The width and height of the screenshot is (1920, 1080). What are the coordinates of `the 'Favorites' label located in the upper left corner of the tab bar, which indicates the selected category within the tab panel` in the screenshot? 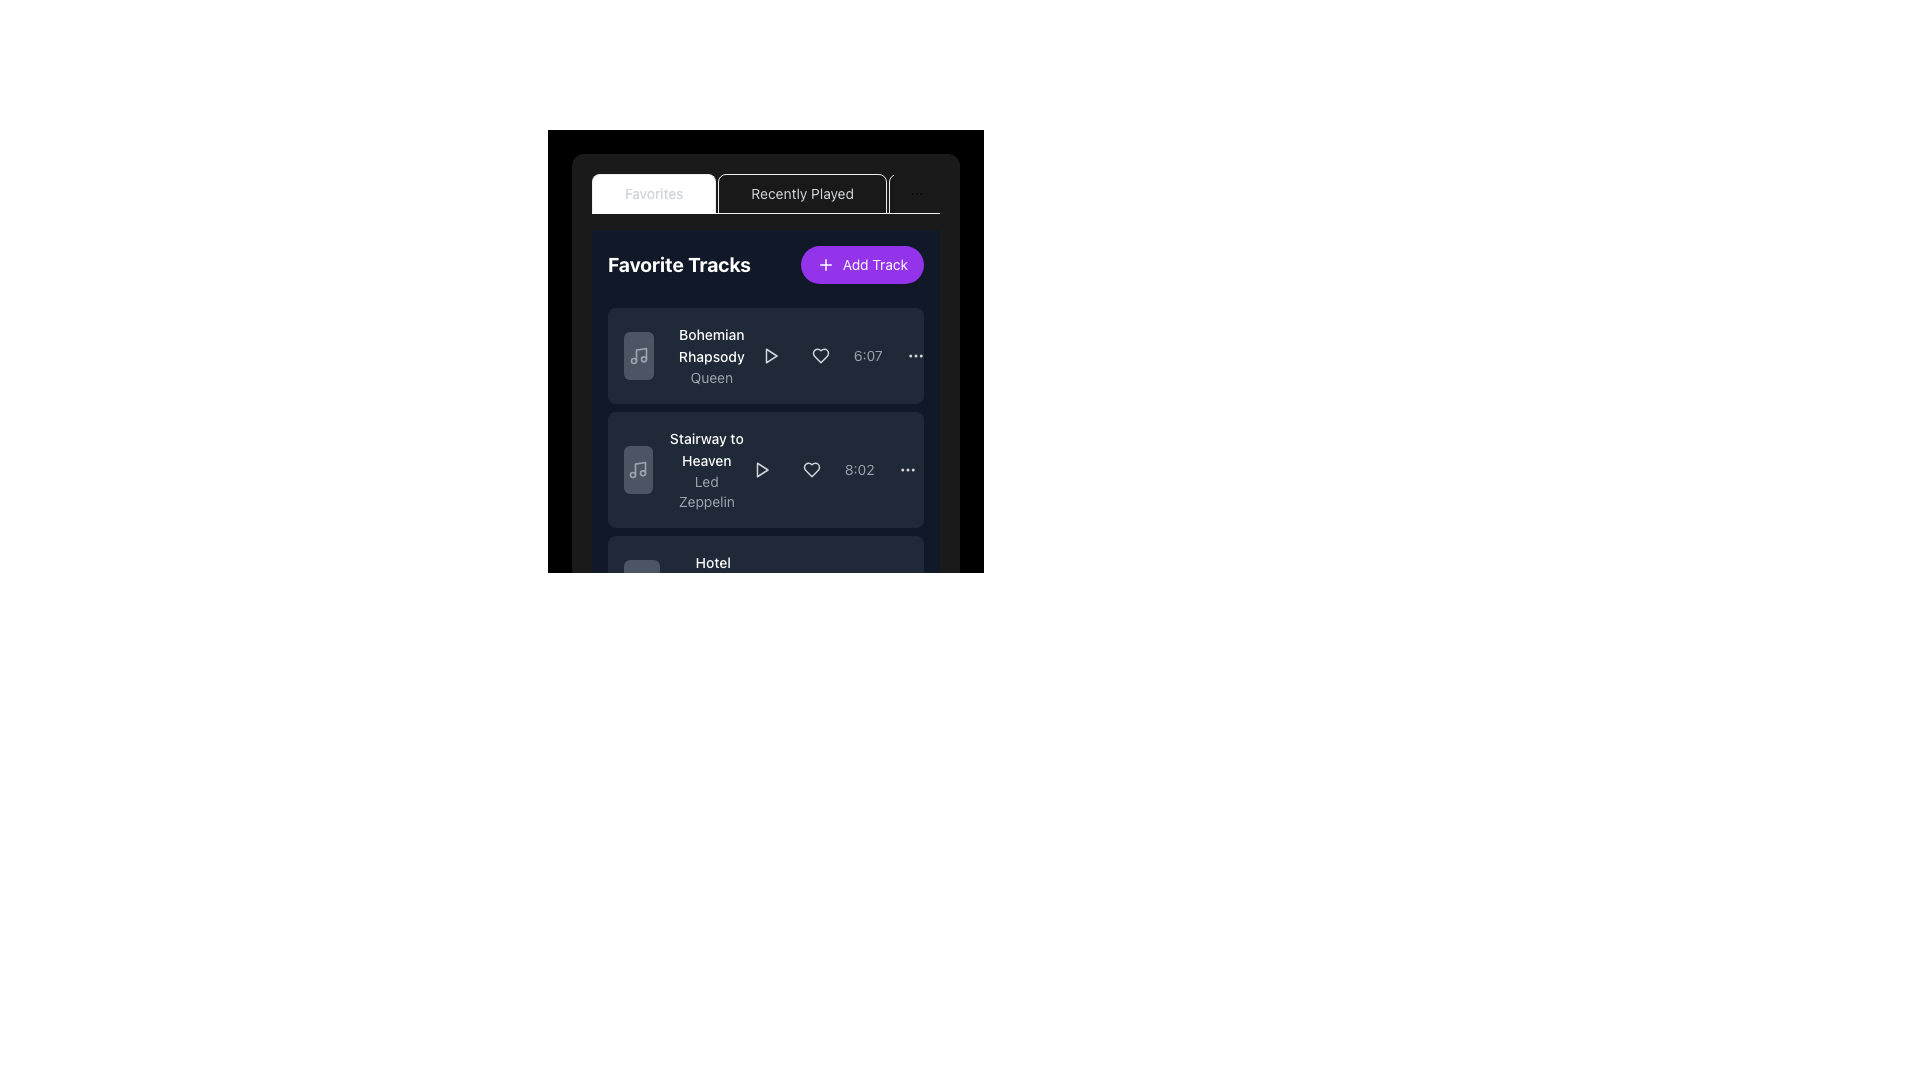 It's located at (654, 193).